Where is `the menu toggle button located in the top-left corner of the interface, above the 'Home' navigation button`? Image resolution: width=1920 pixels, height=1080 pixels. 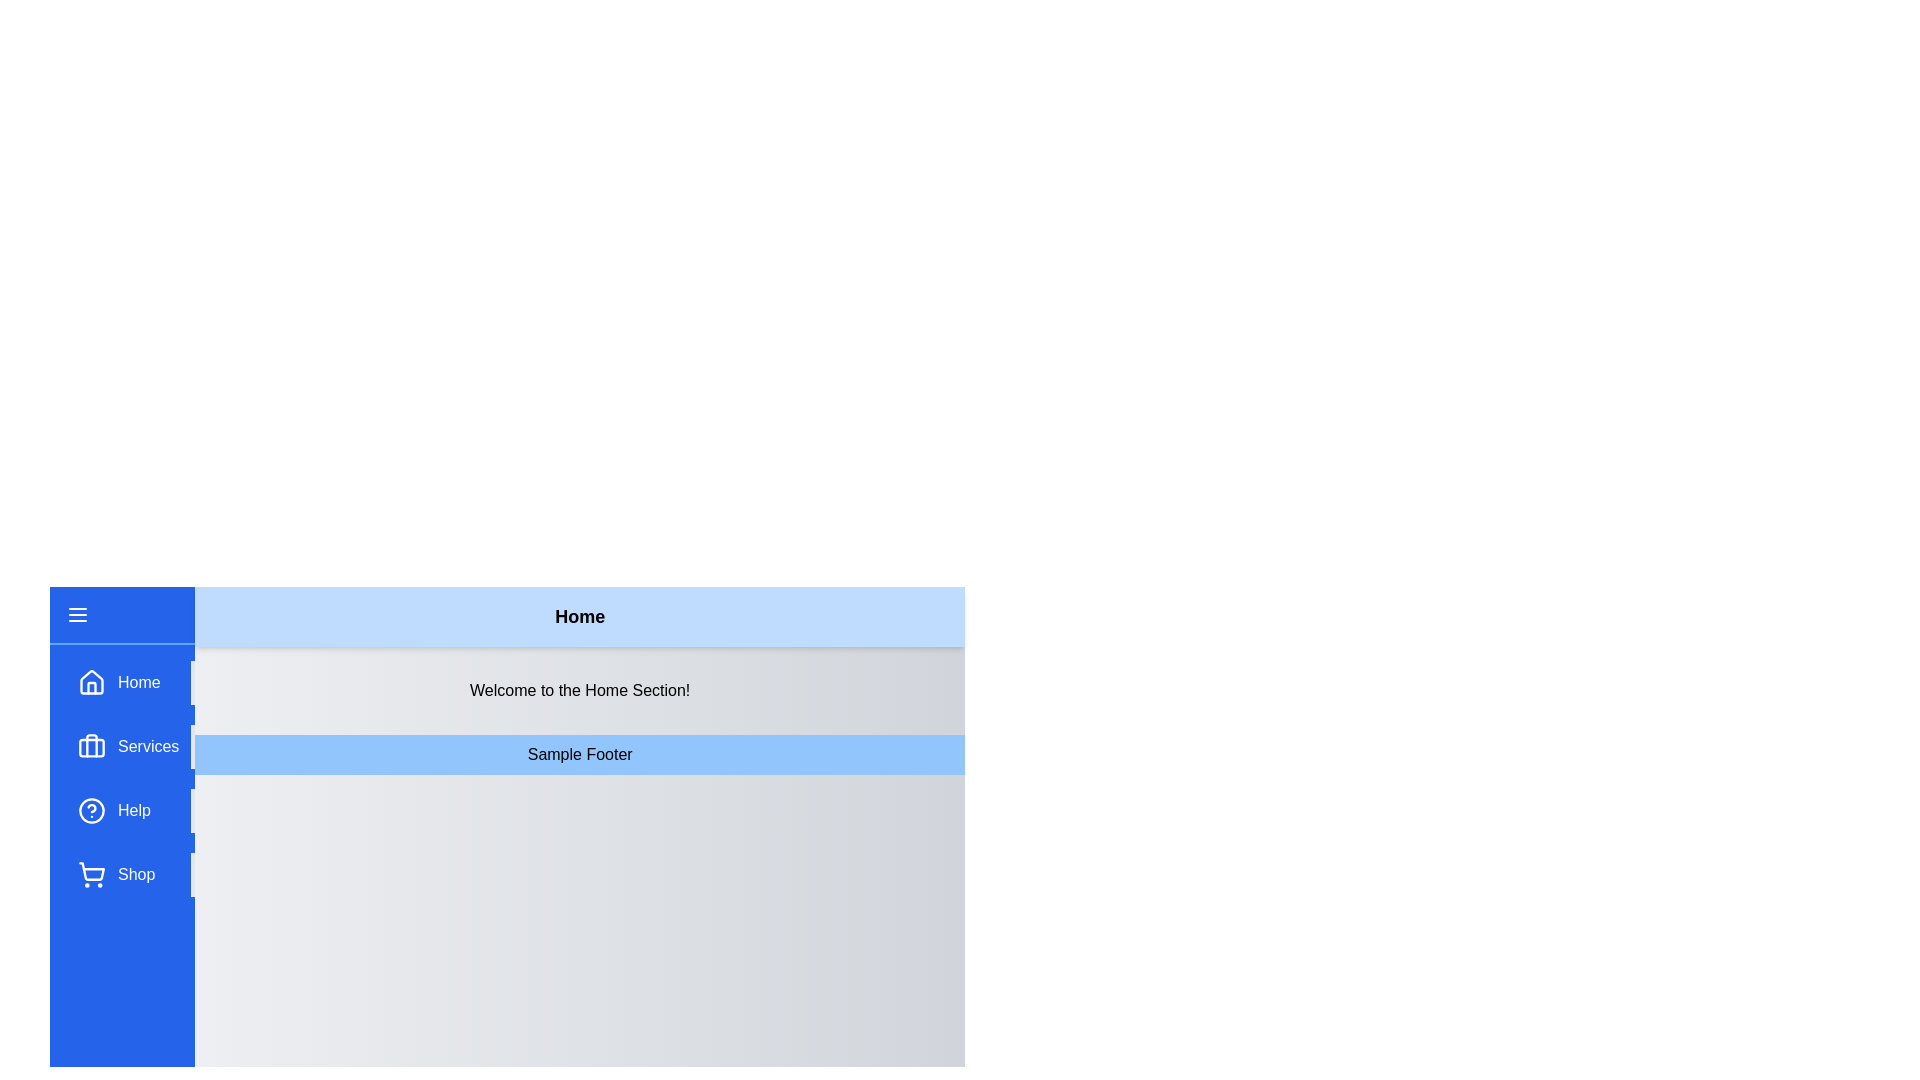 the menu toggle button located in the top-left corner of the interface, above the 'Home' navigation button is located at coordinates (77, 613).